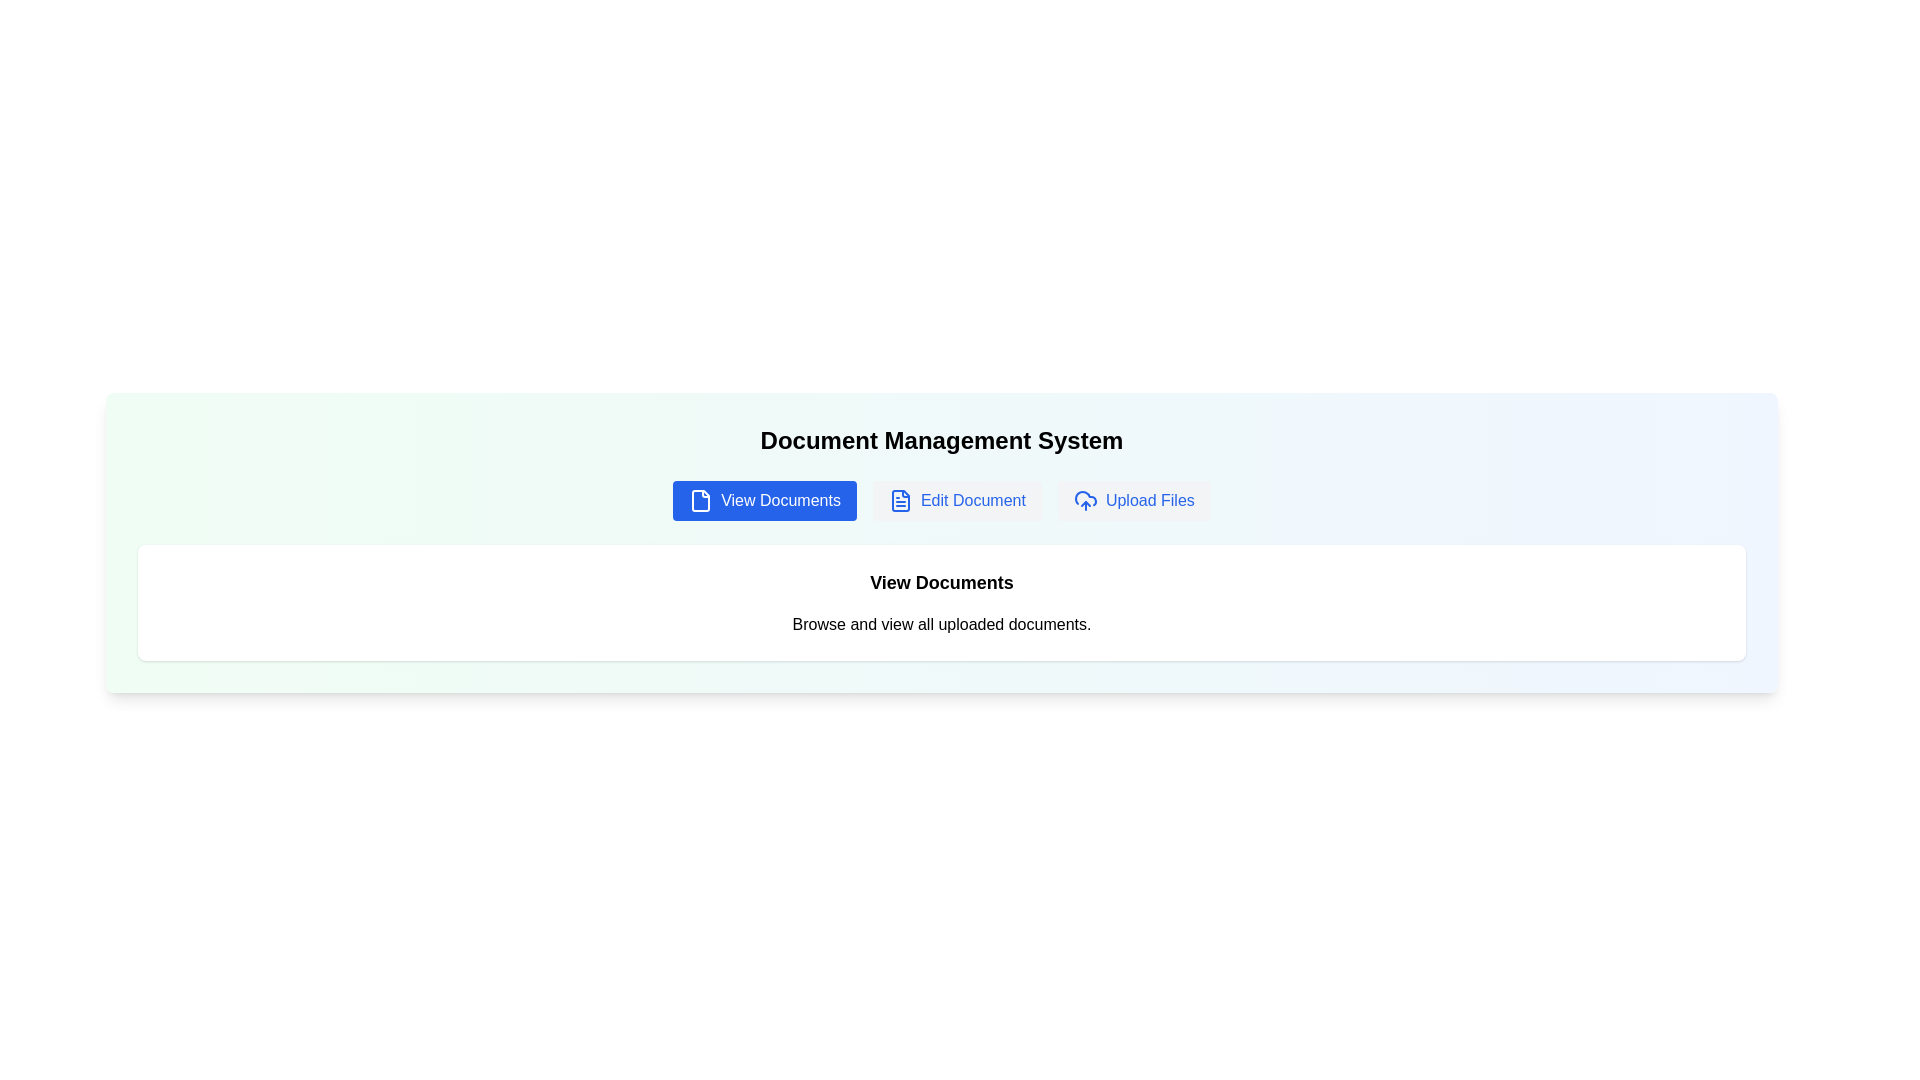 This screenshot has height=1080, width=1920. What do you see at coordinates (1134, 500) in the screenshot?
I see `the Upload Files tab to interact with it` at bounding box center [1134, 500].